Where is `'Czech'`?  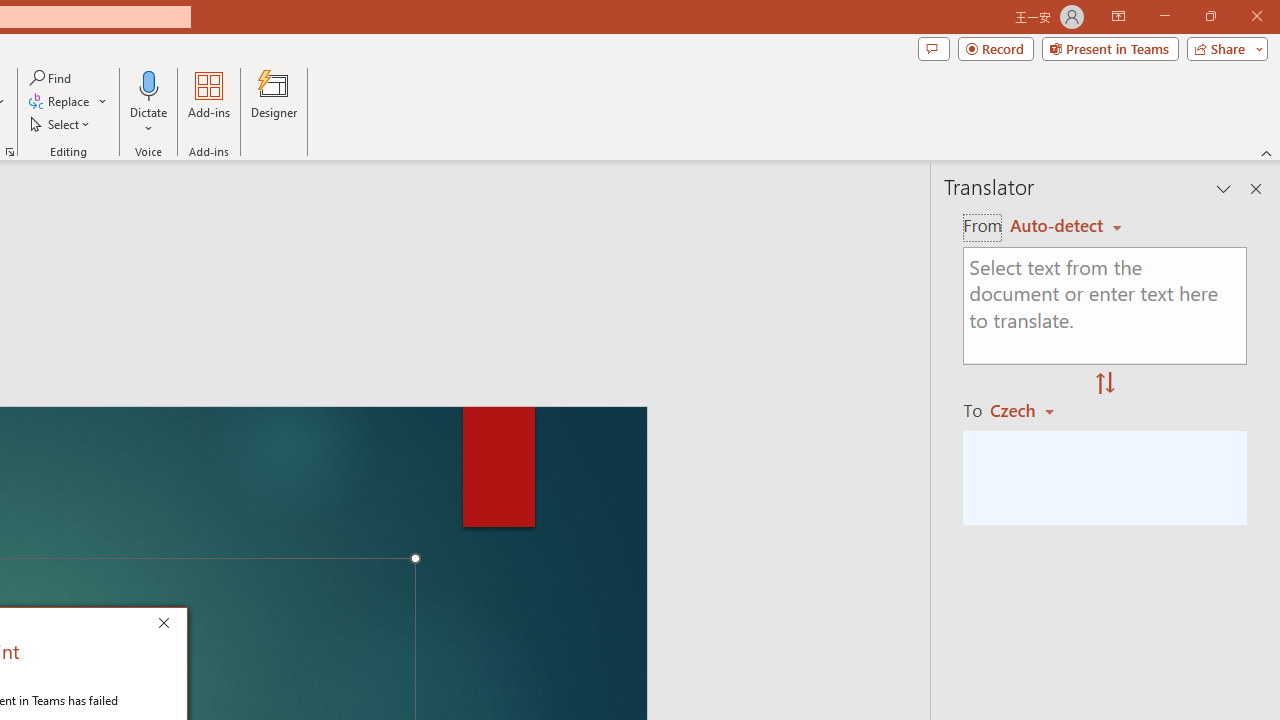 'Czech' is located at coordinates (1031, 409).